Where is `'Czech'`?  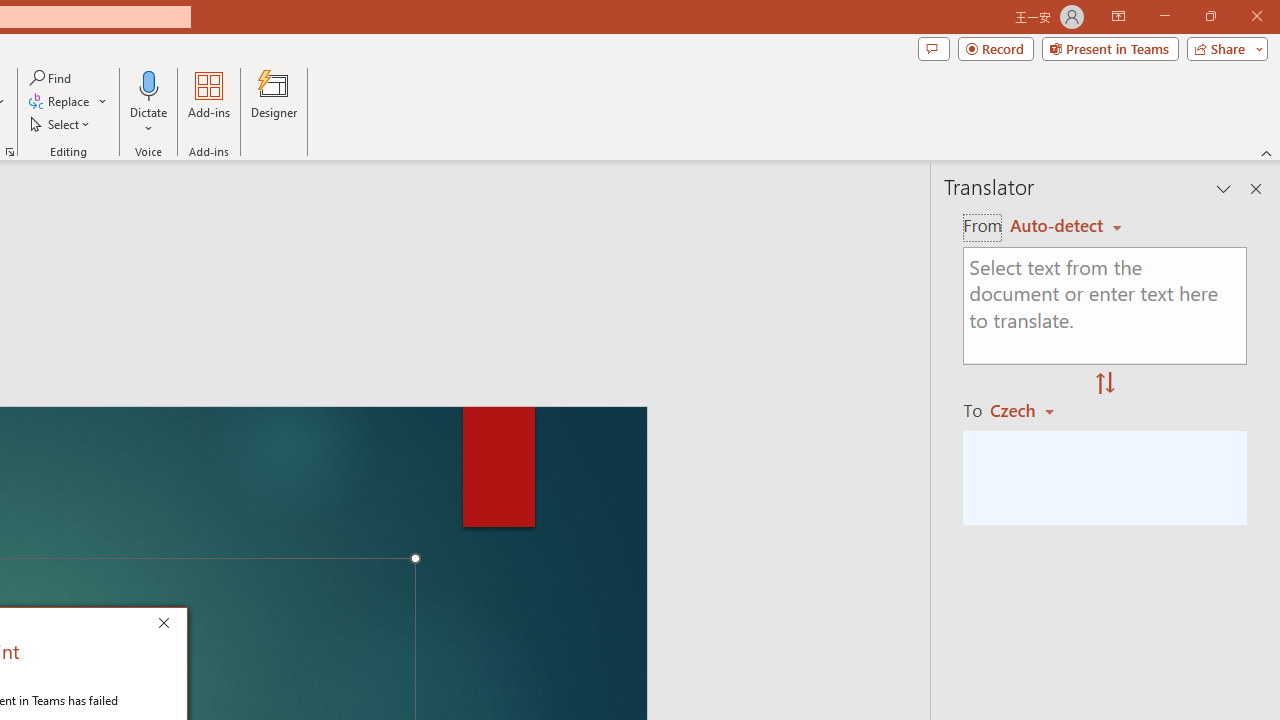 'Czech' is located at coordinates (1031, 409).